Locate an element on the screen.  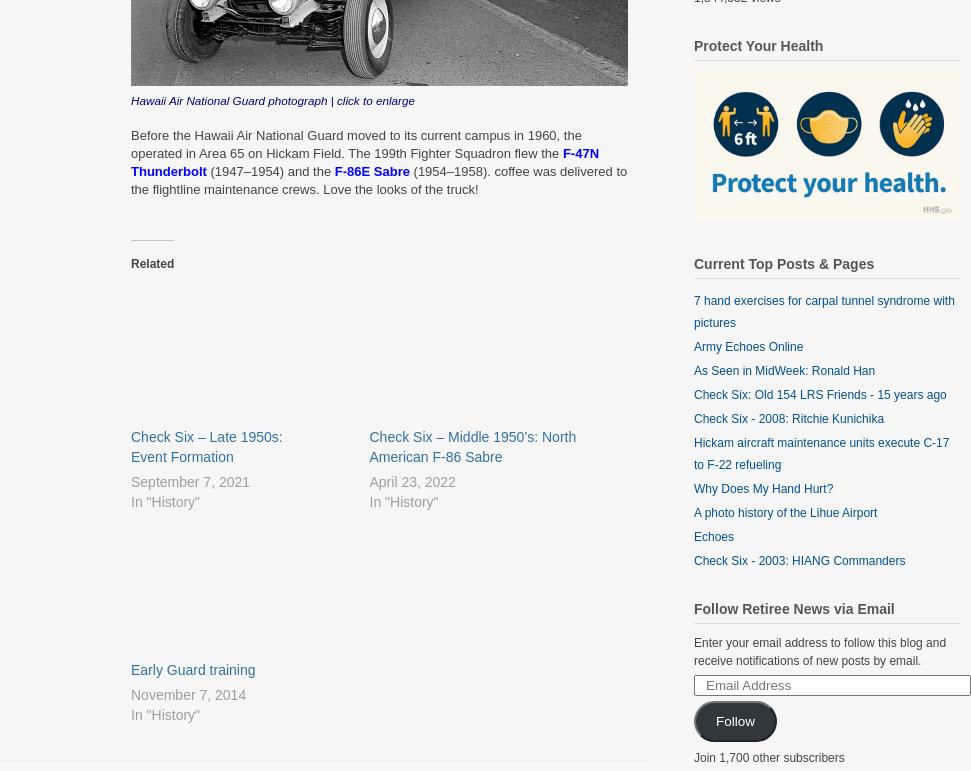
'Enter your email address to follow this blog and receive notifications of new posts by email.' is located at coordinates (819, 650).